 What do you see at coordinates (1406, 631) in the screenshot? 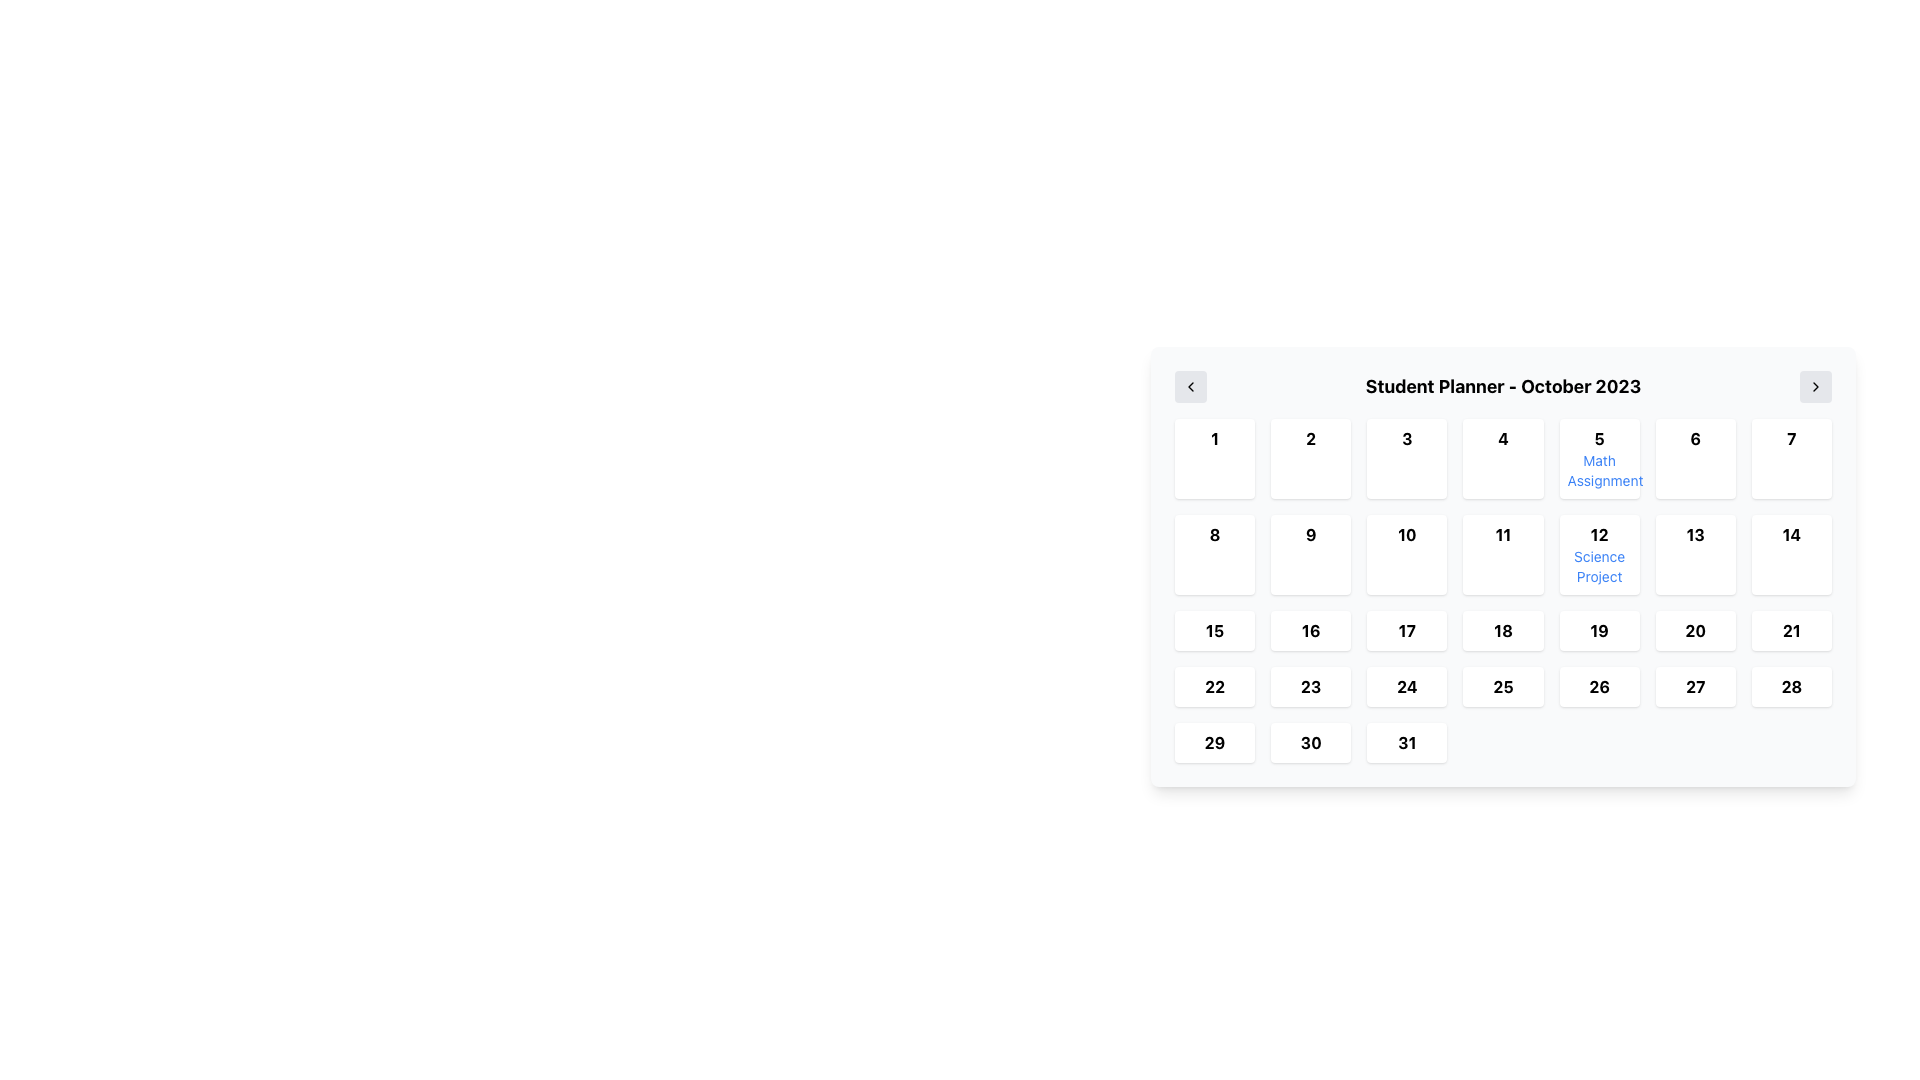
I see `the text label representing the 17th day of the month in the calendar grid located in the third row and fifth column` at bounding box center [1406, 631].